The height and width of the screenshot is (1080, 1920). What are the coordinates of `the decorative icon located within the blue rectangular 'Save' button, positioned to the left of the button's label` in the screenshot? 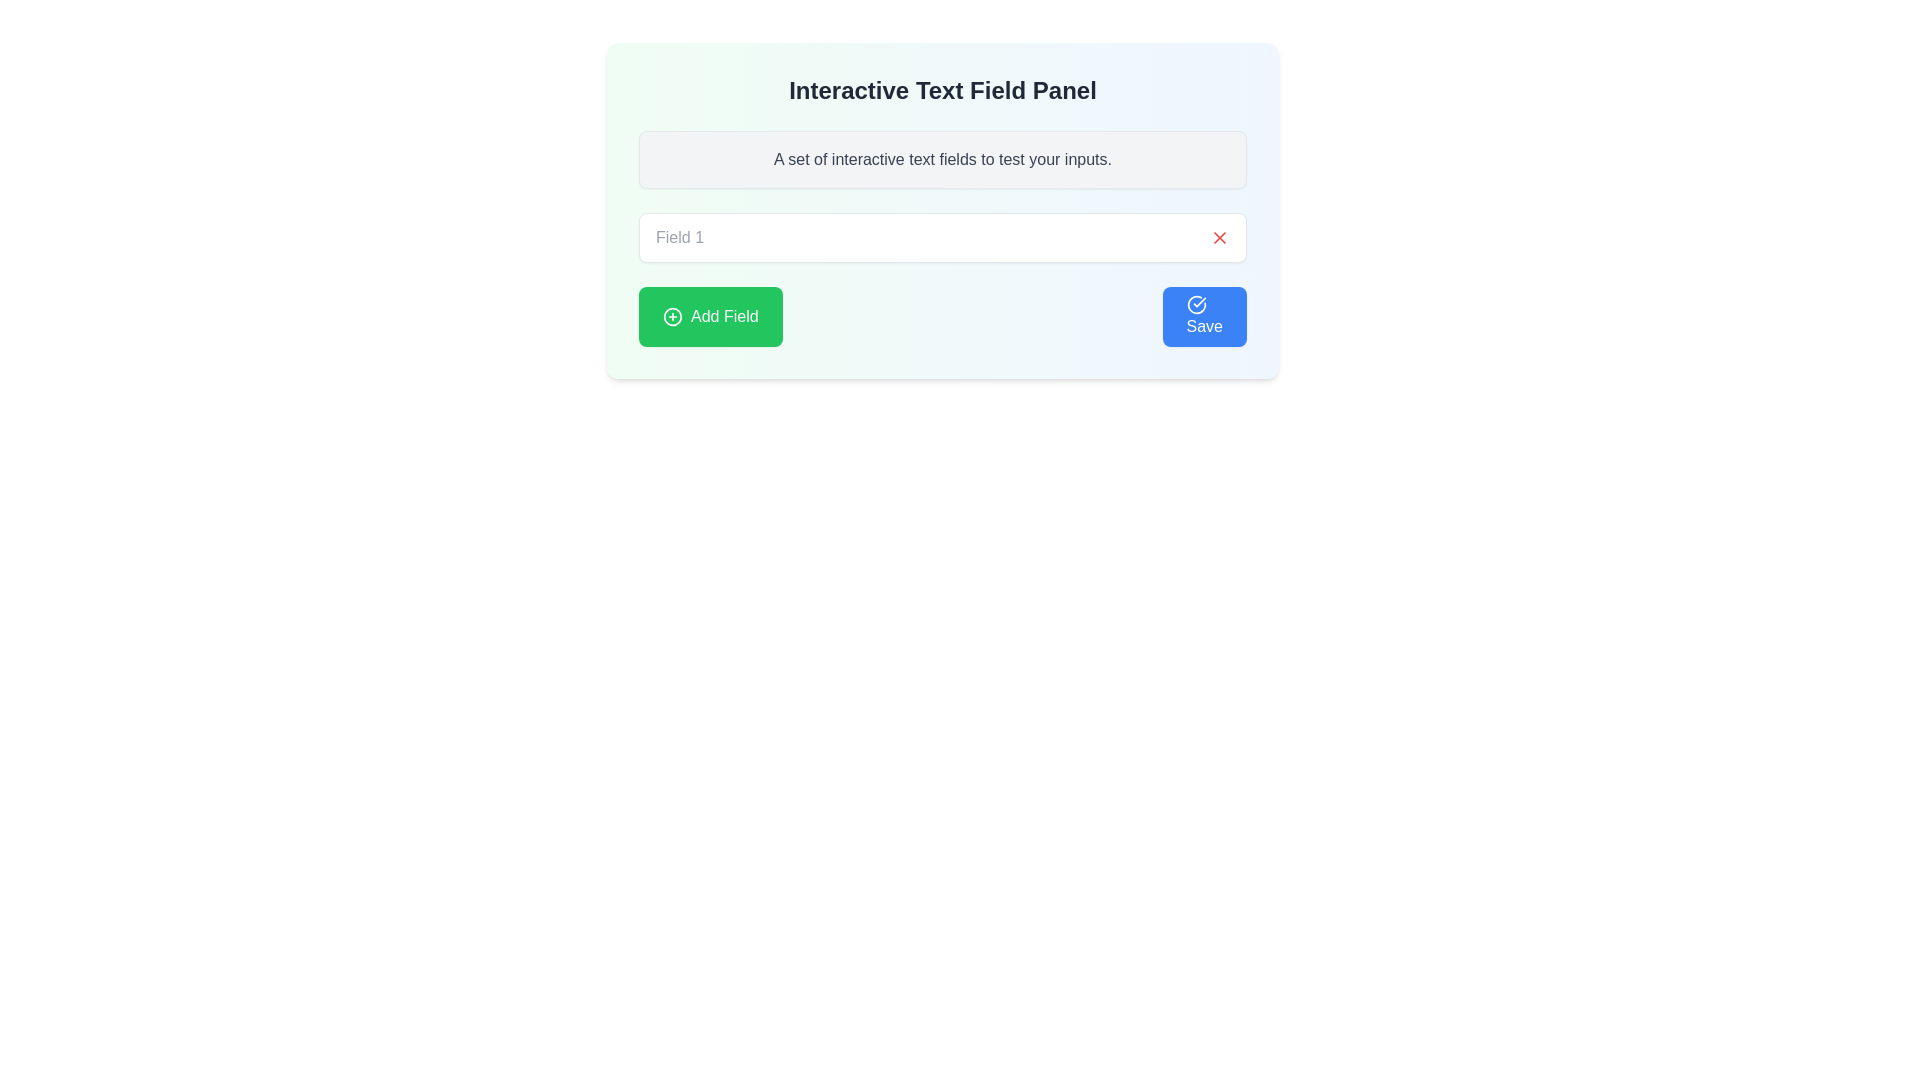 It's located at (1196, 304).